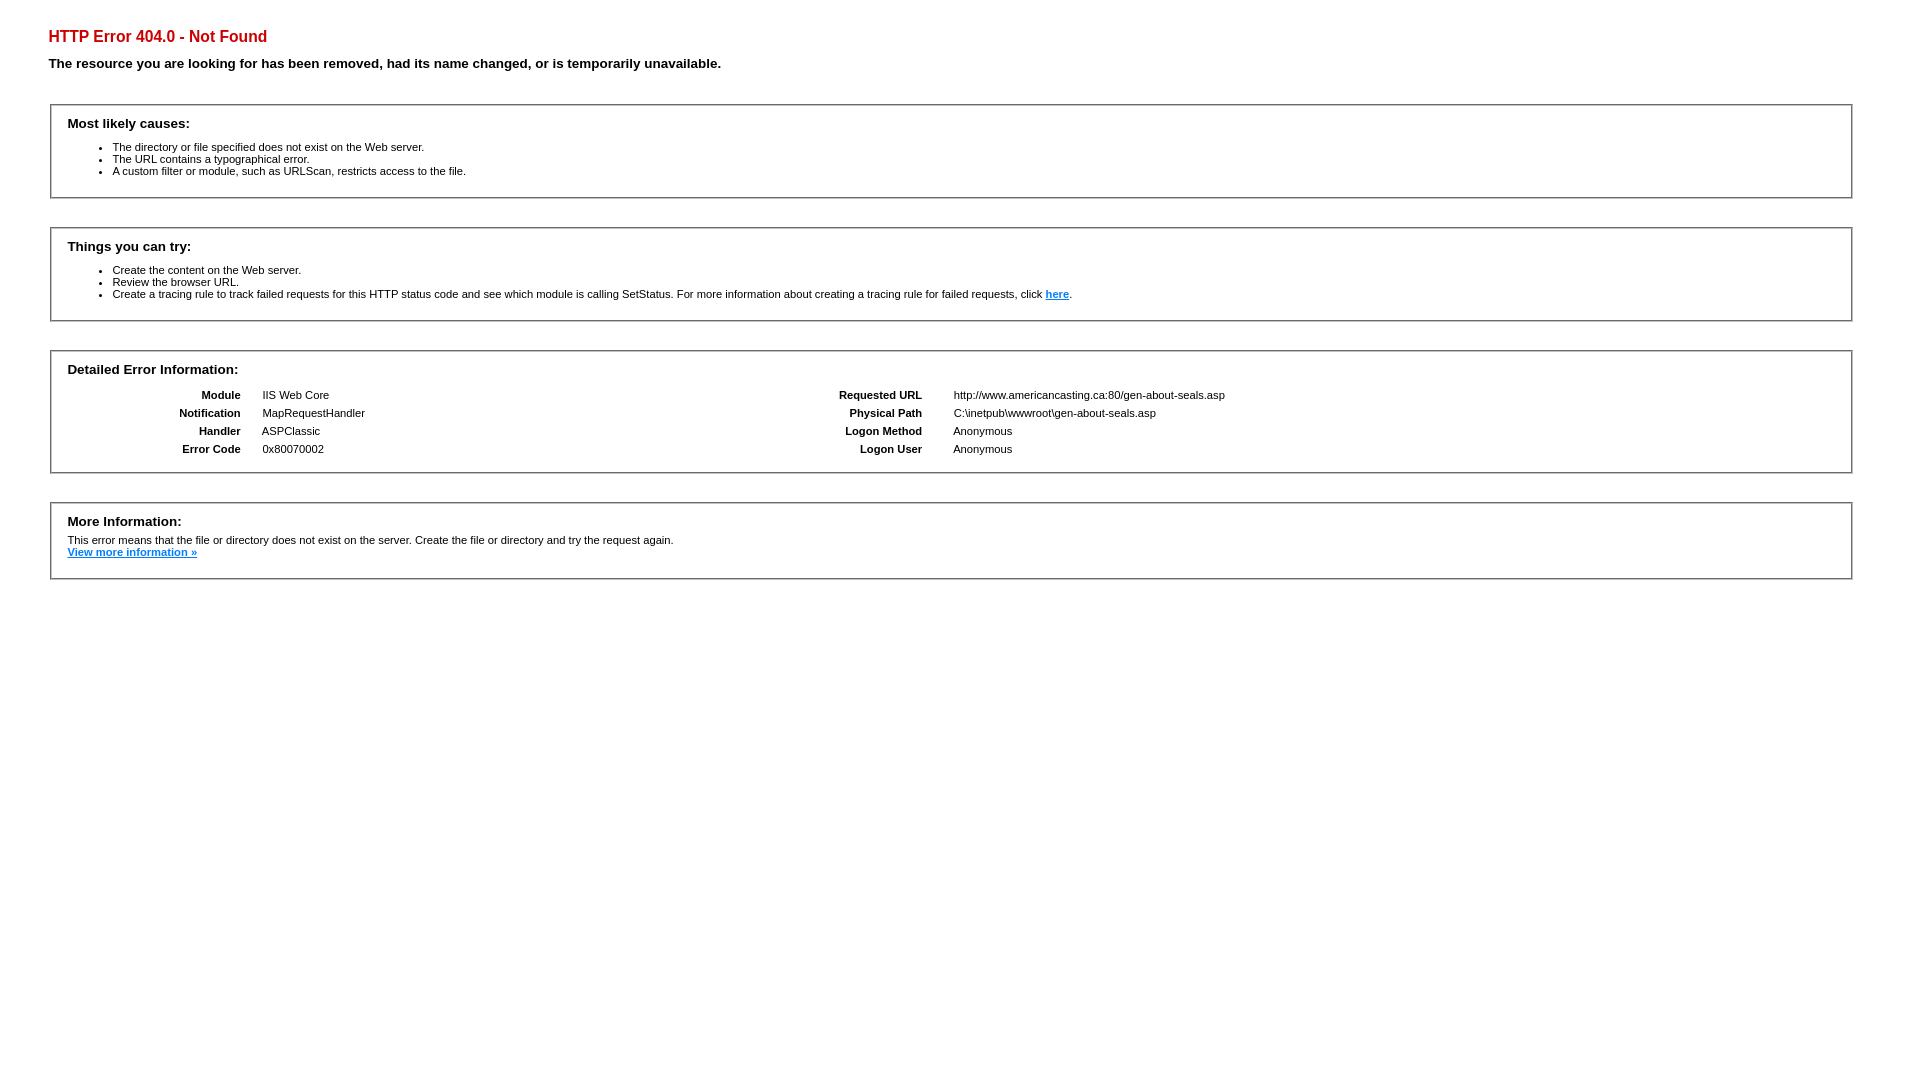  I want to click on 'here', so click(1056, 293).